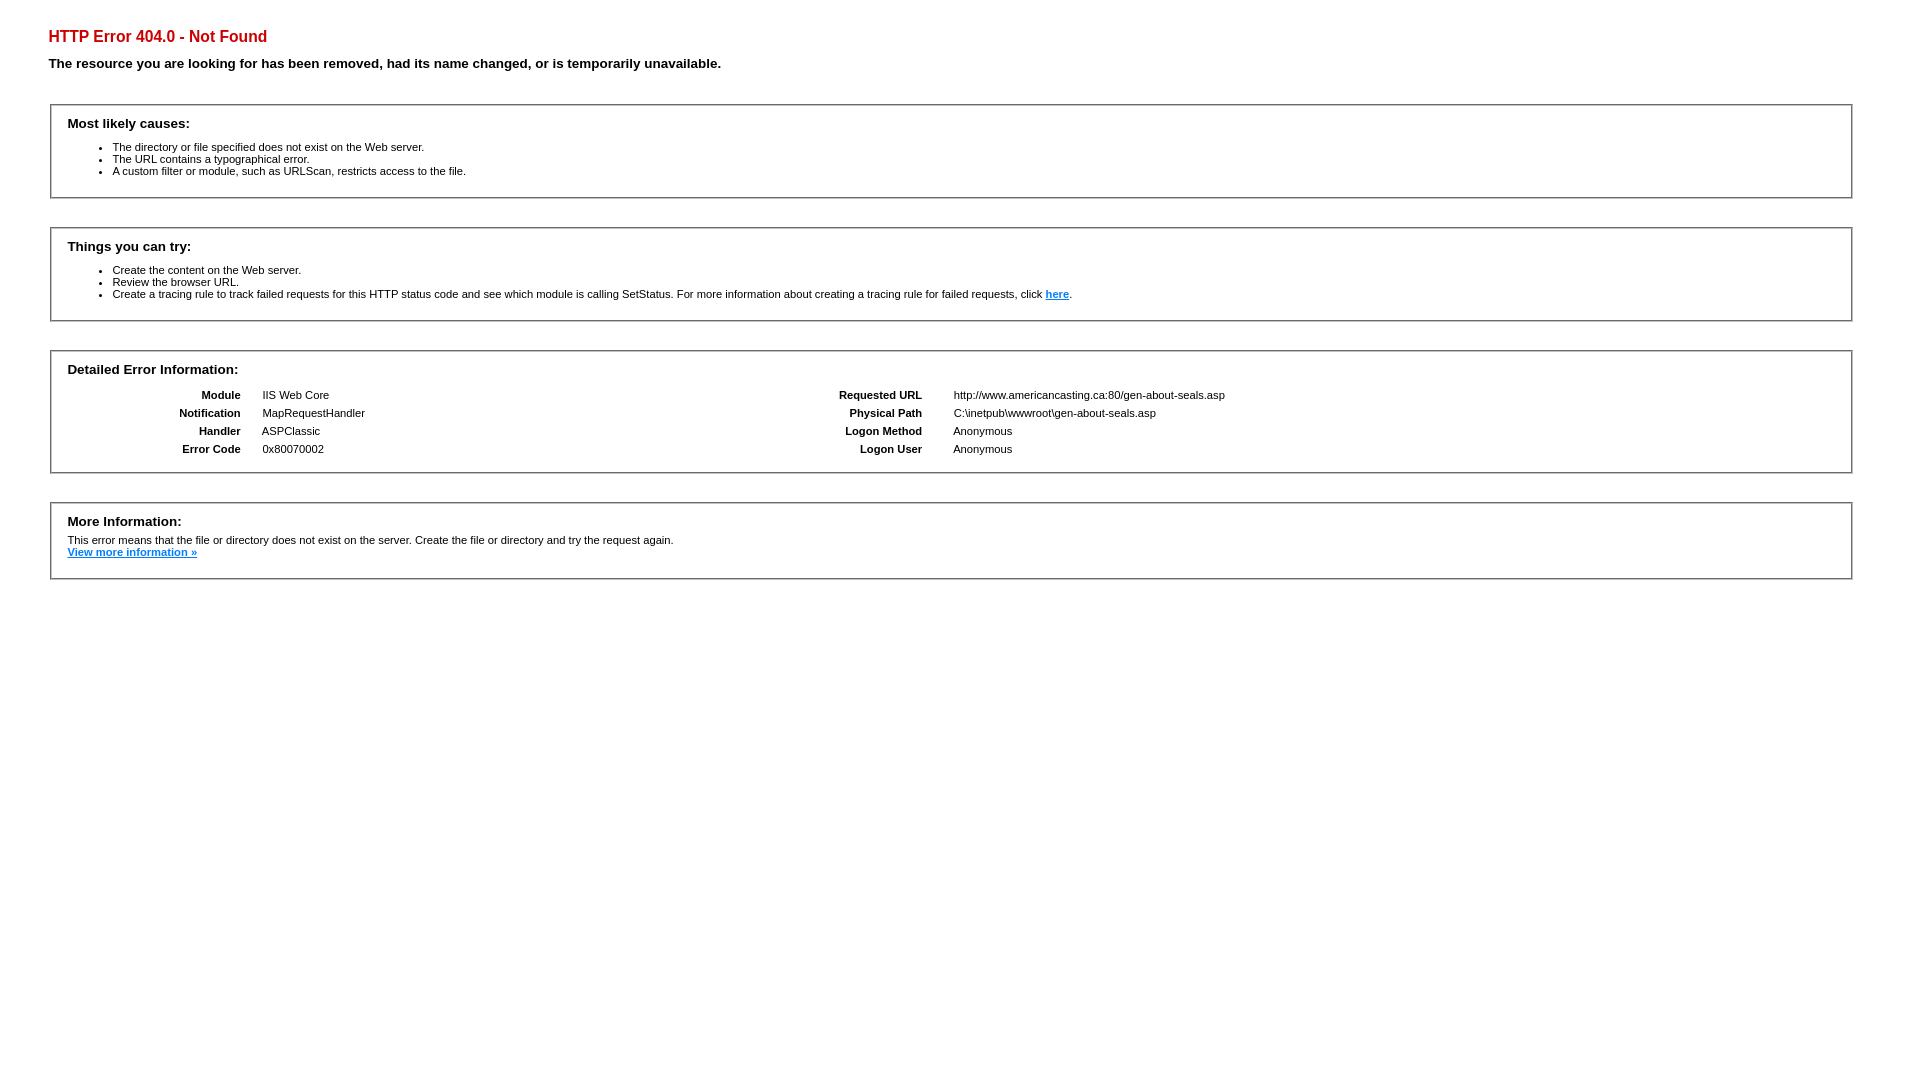  I want to click on 'here', so click(1056, 293).